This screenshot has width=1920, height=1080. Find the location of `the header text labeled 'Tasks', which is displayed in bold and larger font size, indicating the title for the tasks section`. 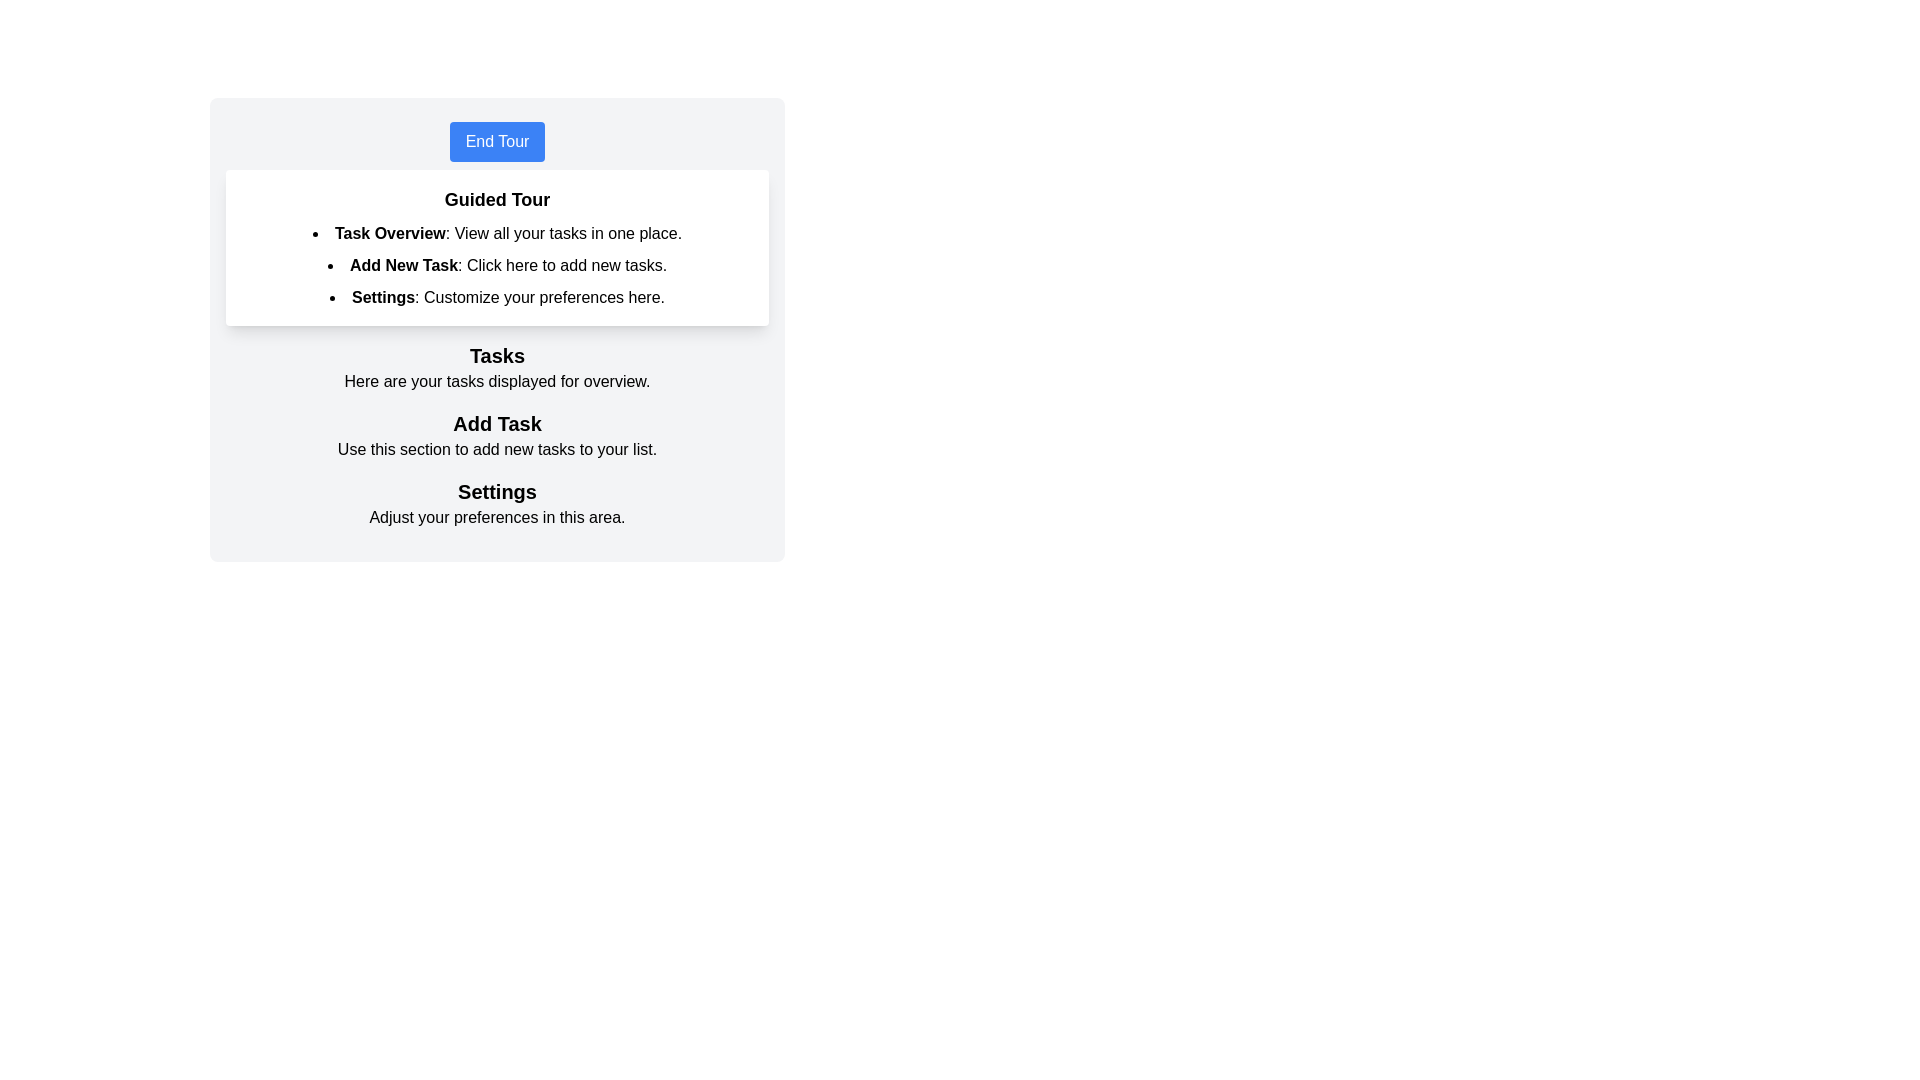

the header text labeled 'Tasks', which is displayed in bold and larger font size, indicating the title for the tasks section is located at coordinates (497, 354).